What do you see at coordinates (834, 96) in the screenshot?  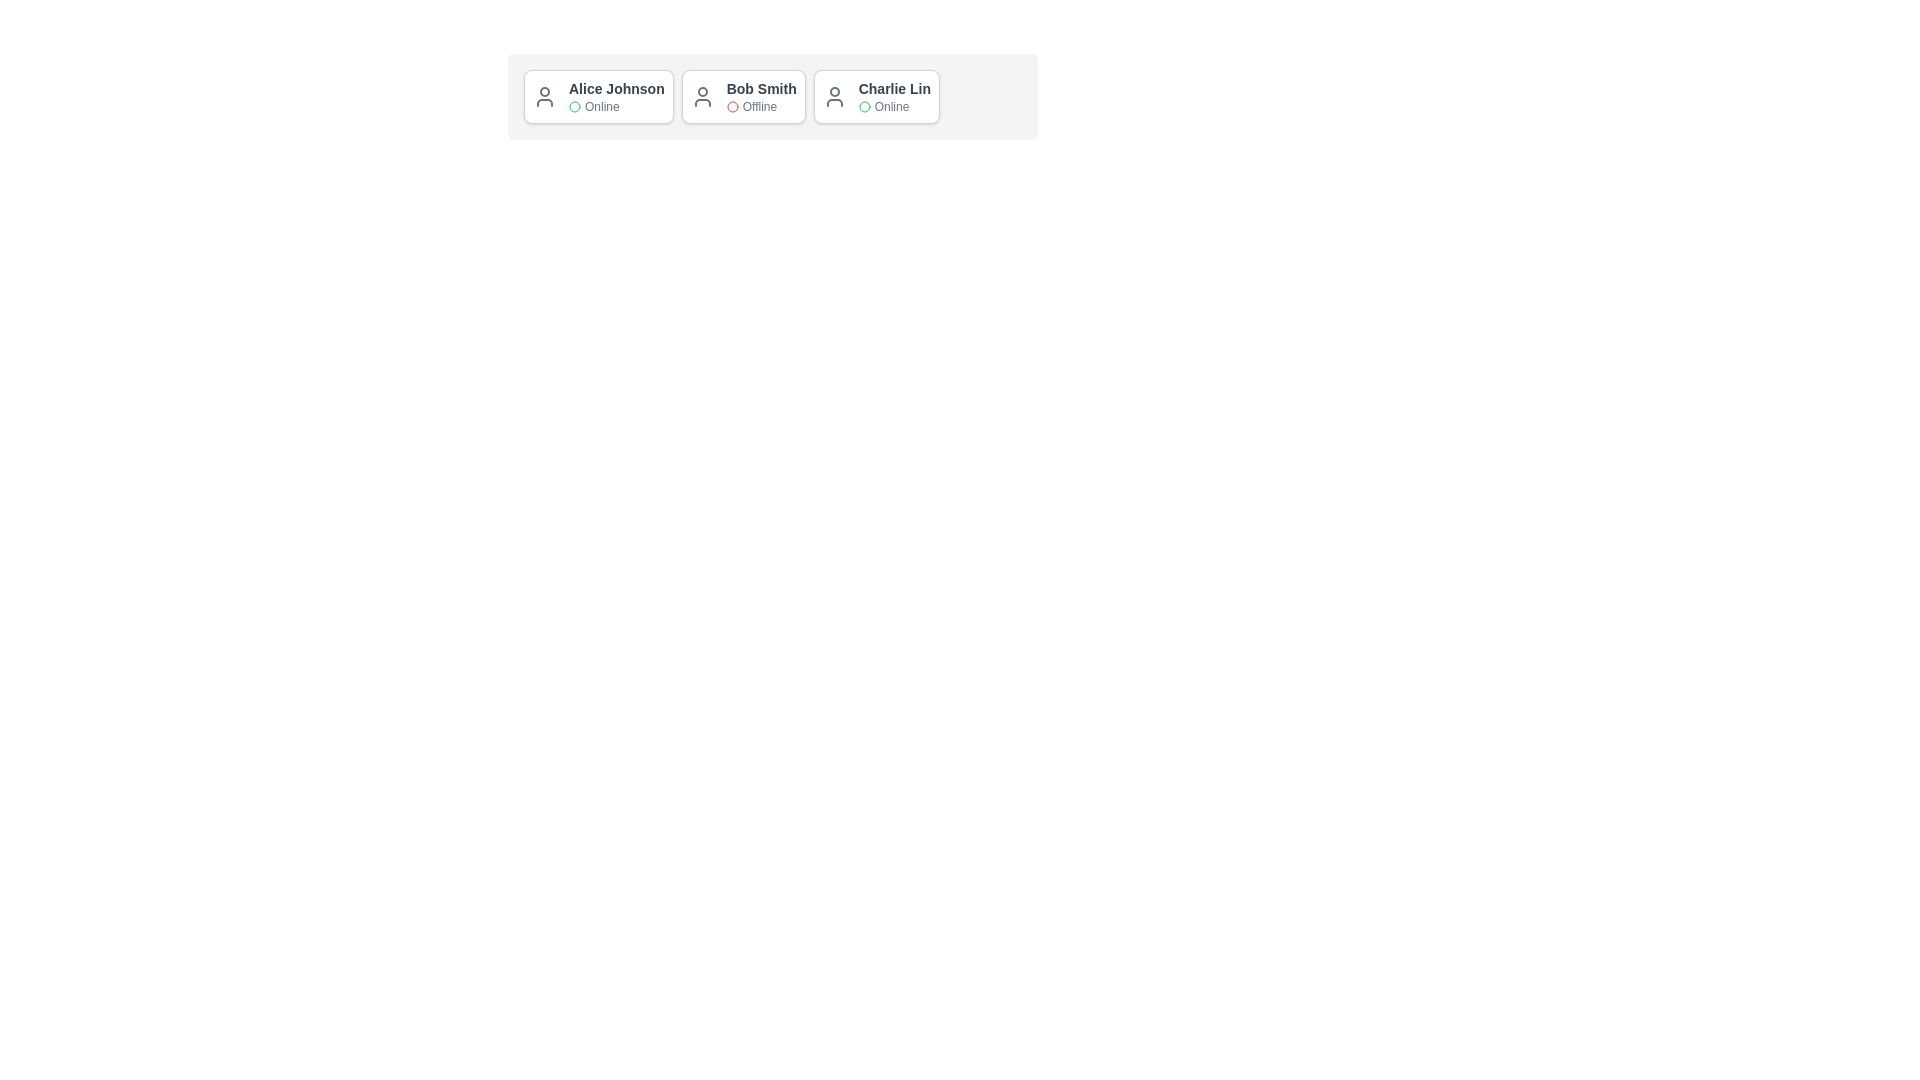 I see `the user icon corresponding to Charlie Lin` at bounding box center [834, 96].